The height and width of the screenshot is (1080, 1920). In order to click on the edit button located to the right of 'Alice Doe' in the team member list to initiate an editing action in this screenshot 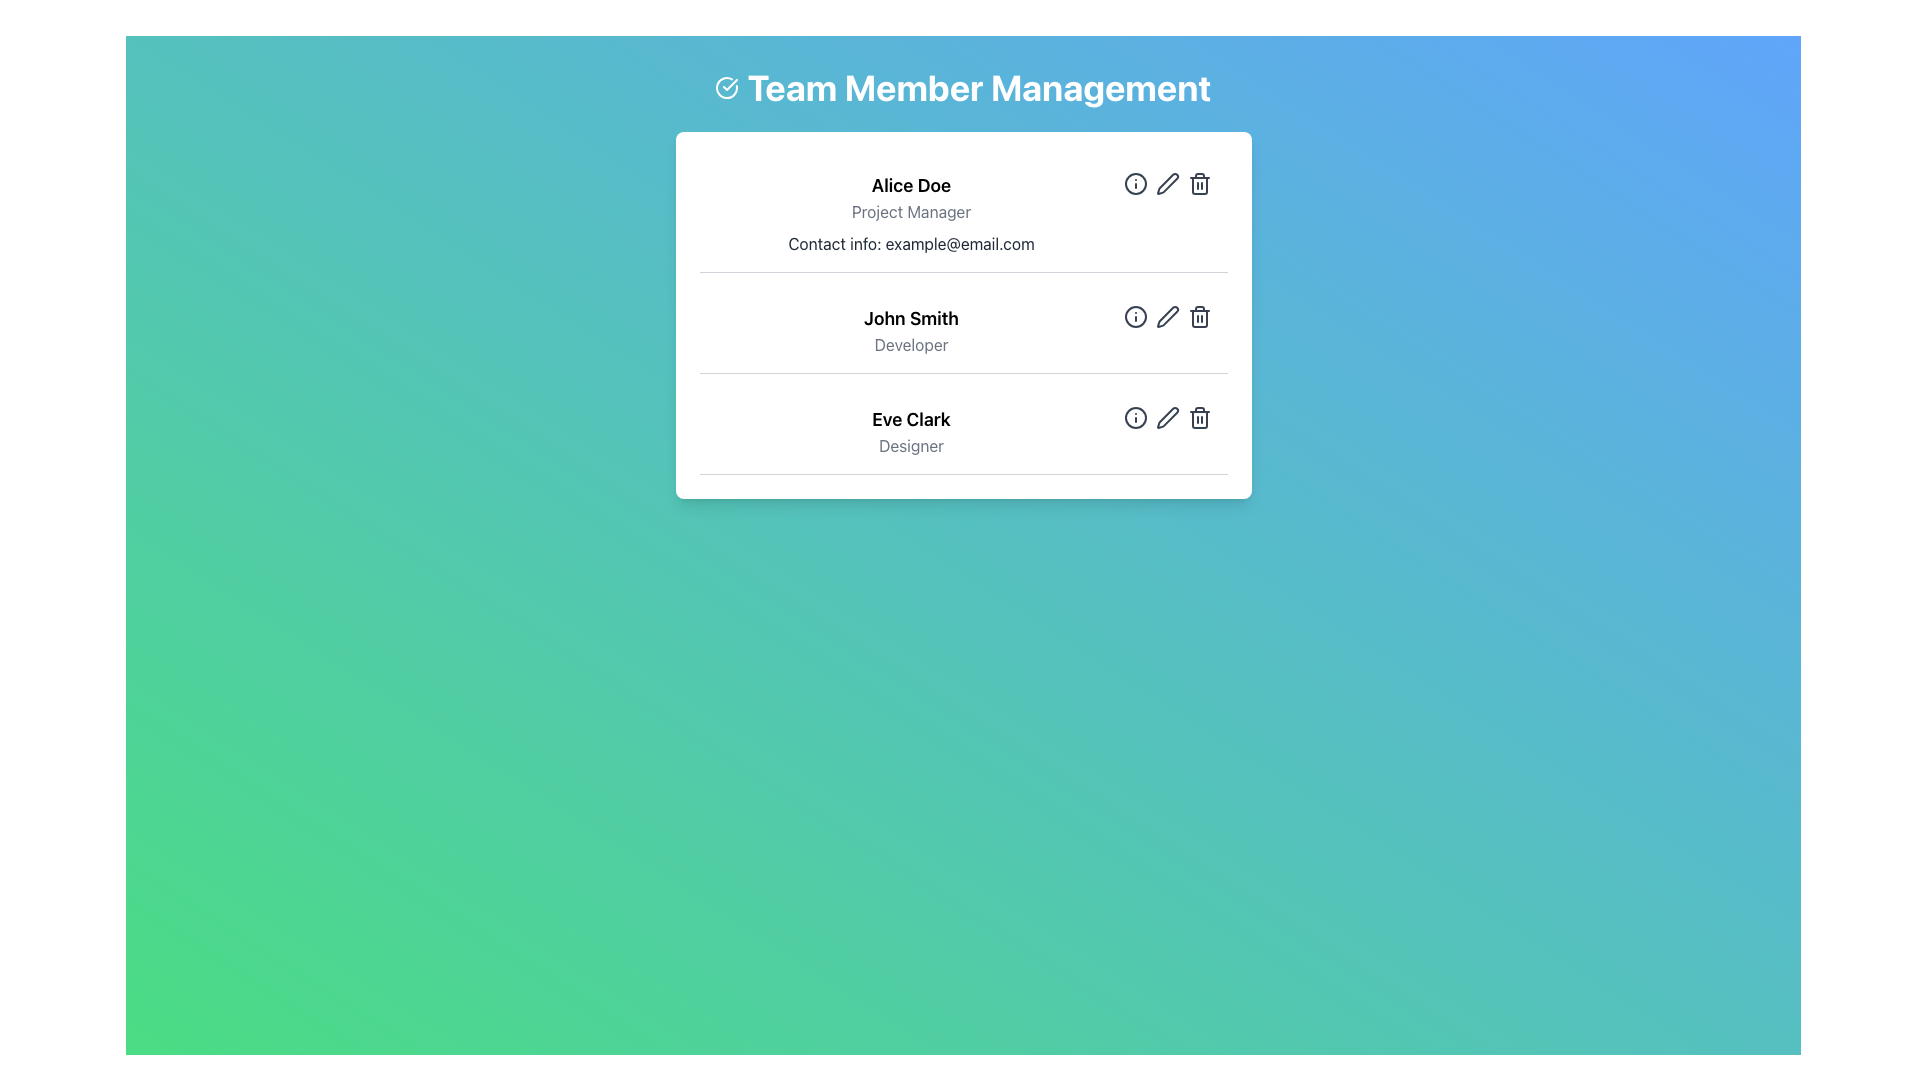, I will do `click(1167, 184)`.